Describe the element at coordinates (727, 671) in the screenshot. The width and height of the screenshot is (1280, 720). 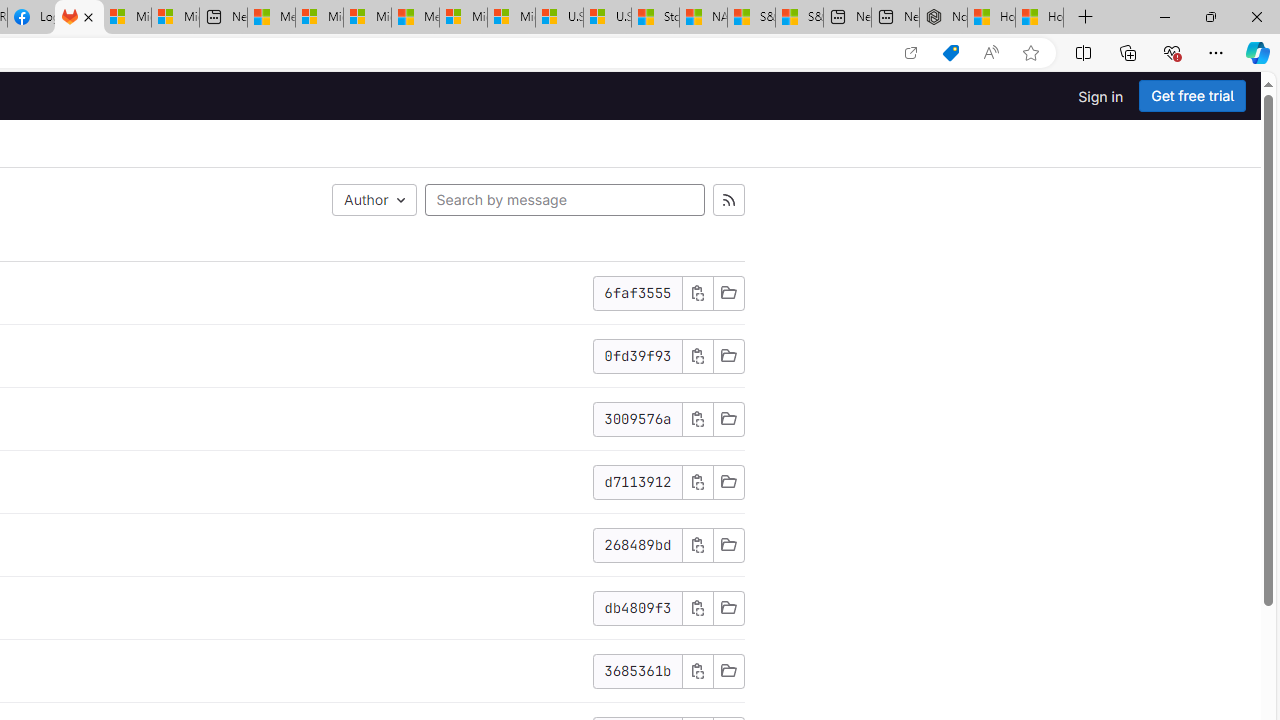
I see `'Class: s16'` at that location.